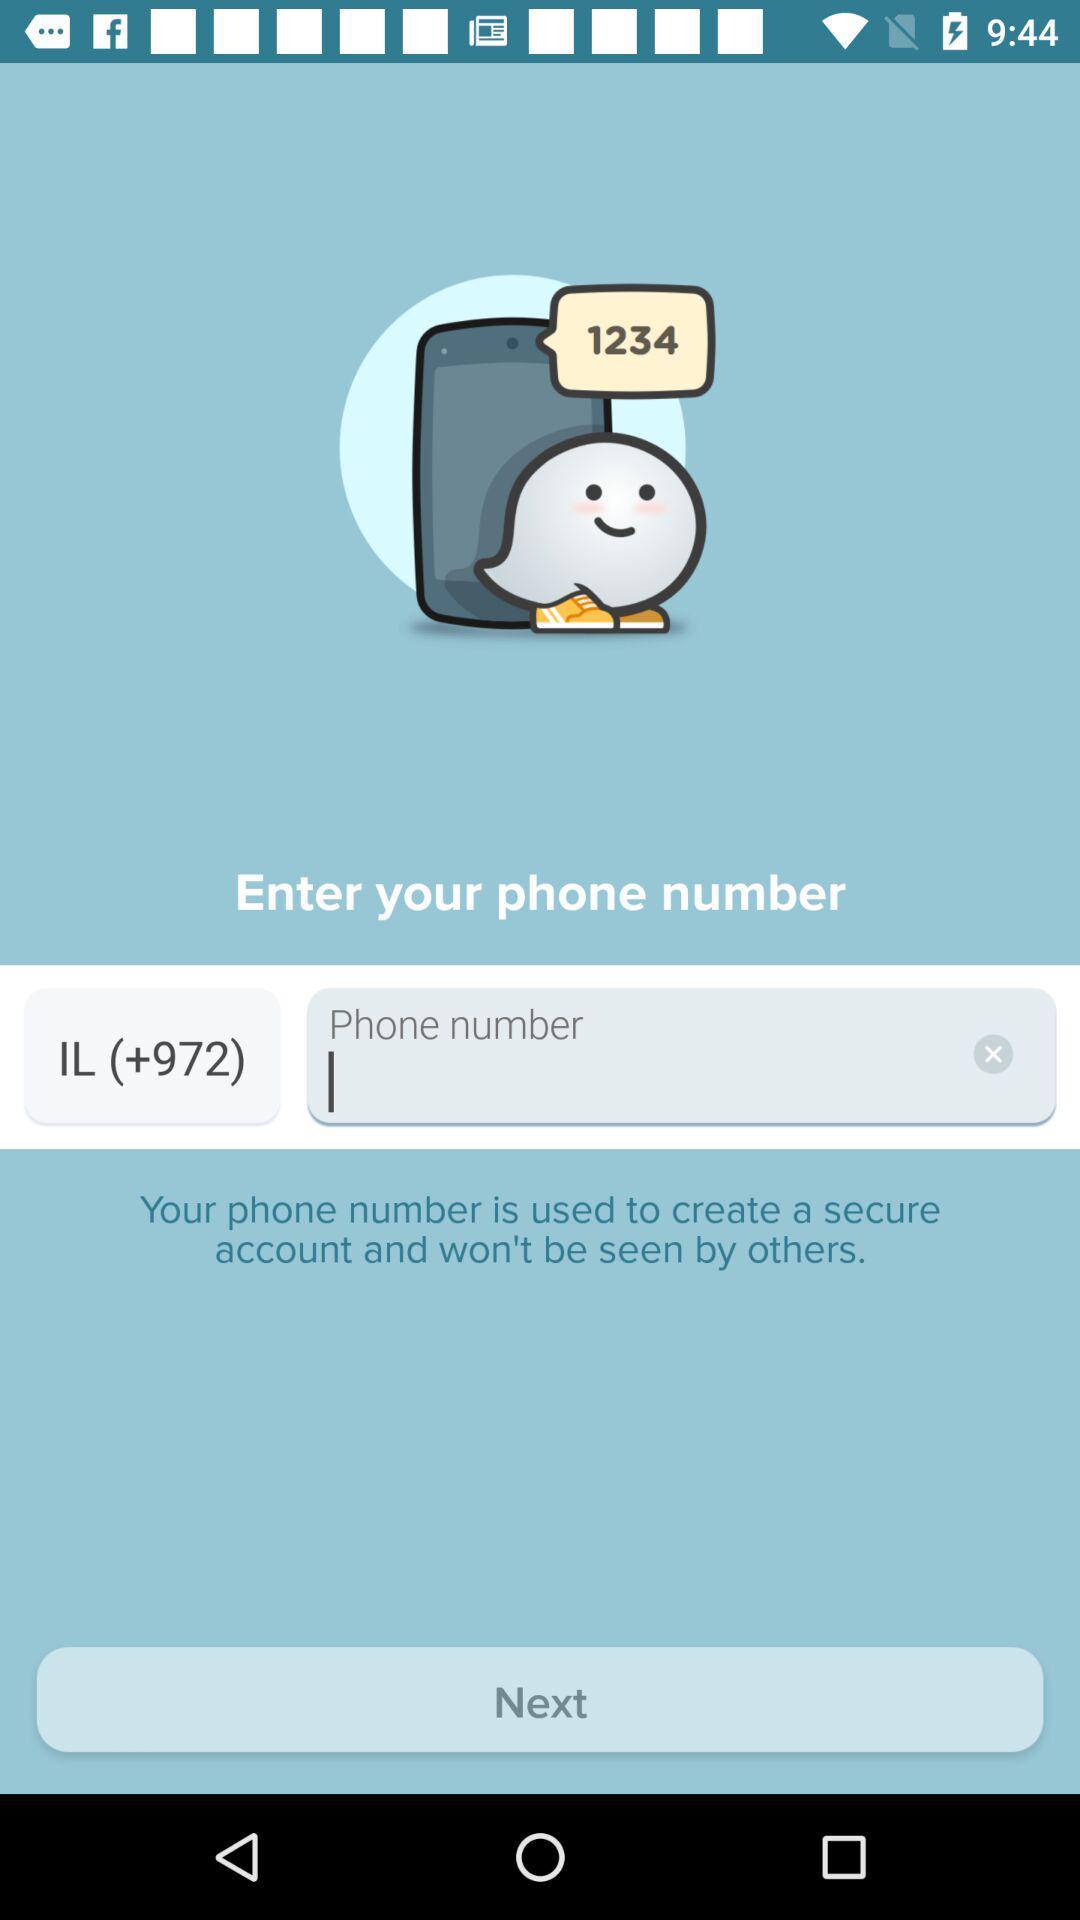 The image size is (1080, 1920). Describe the element at coordinates (151, 1056) in the screenshot. I see `icon above the your phone number` at that location.